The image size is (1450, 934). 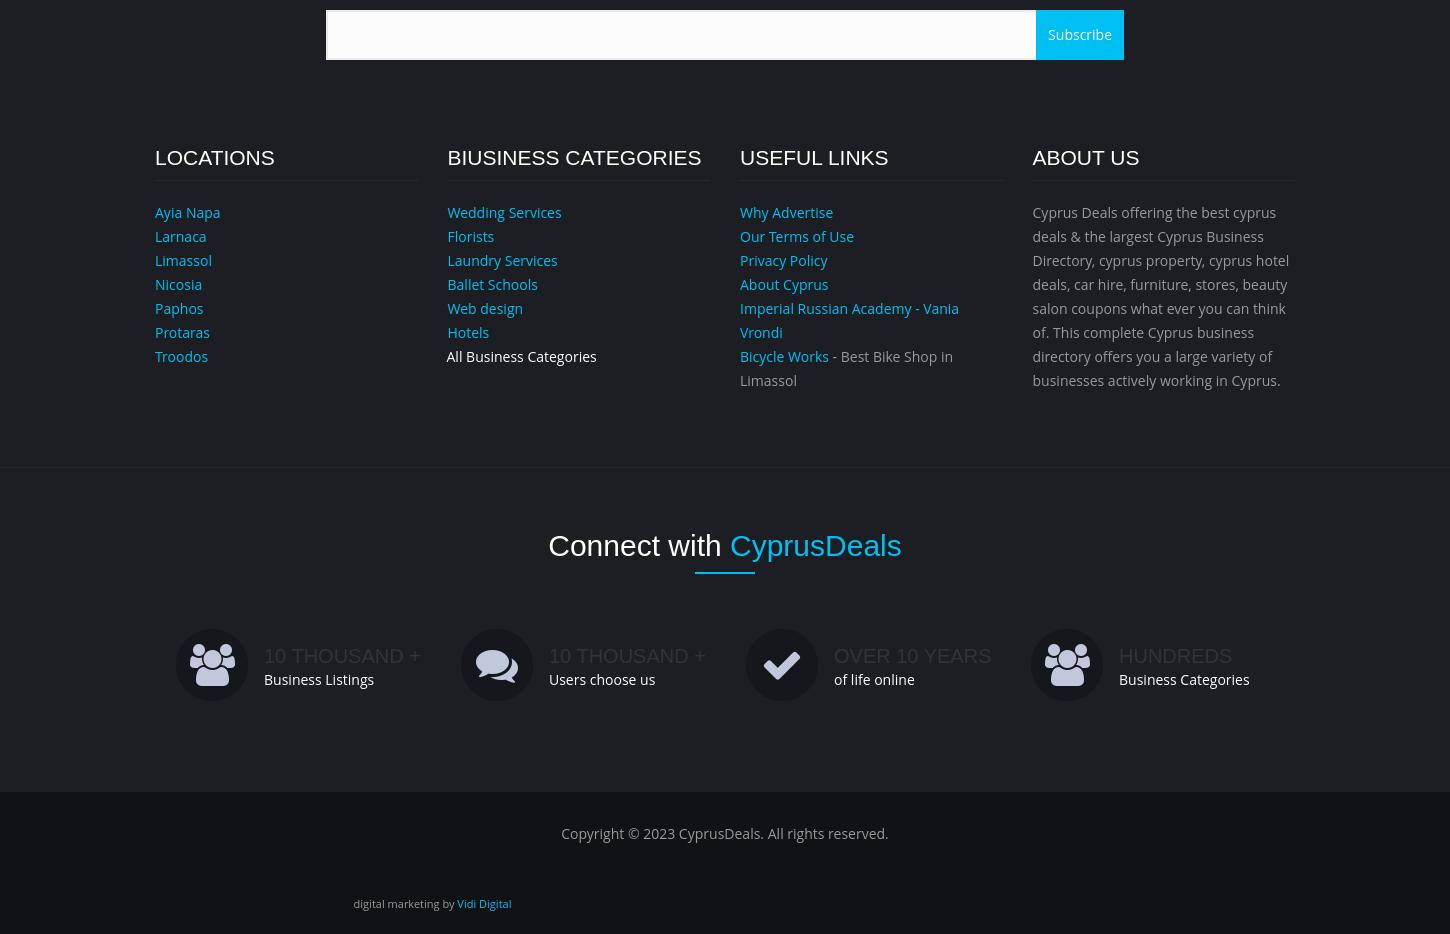 I want to click on 'Ballet Schools', so click(x=491, y=283).